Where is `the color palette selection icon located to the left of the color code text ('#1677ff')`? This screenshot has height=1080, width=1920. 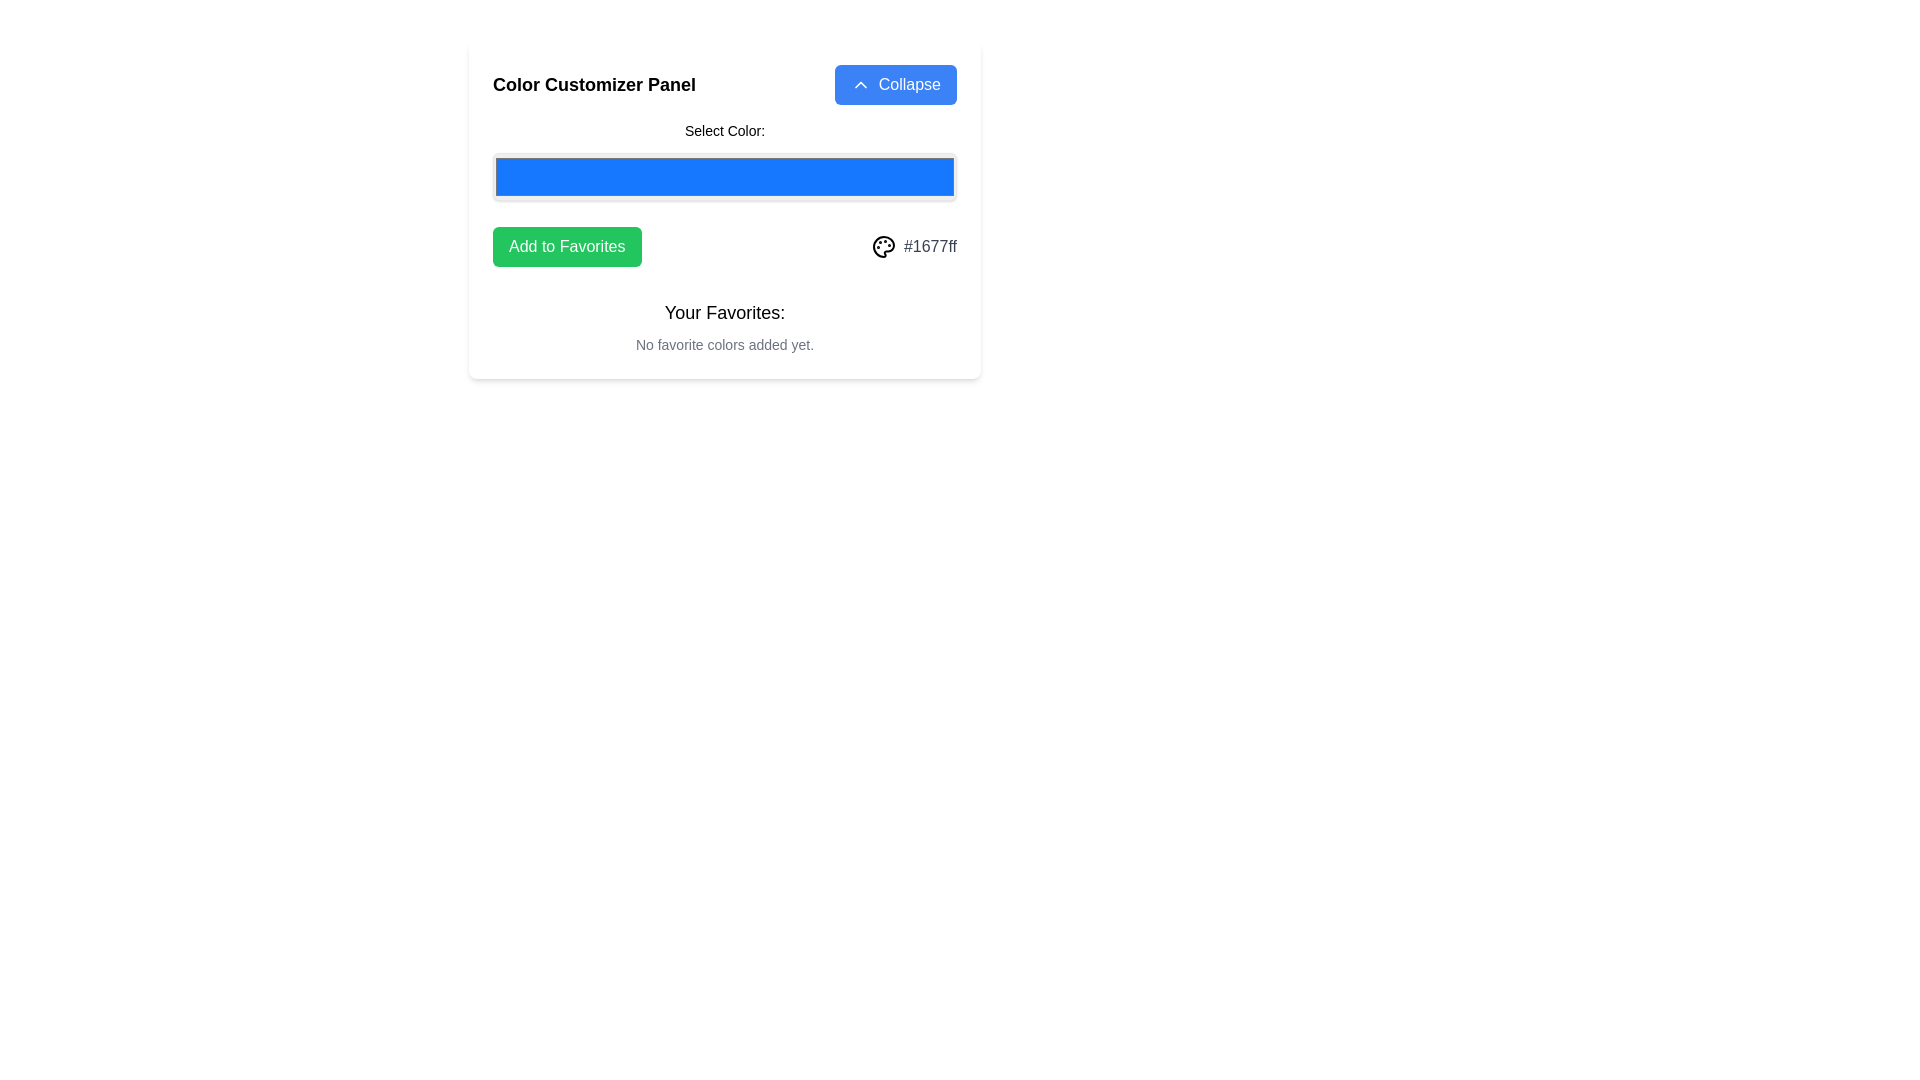
the color palette selection icon located to the left of the color code text ('#1677ff') is located at coordinates (882, 245).